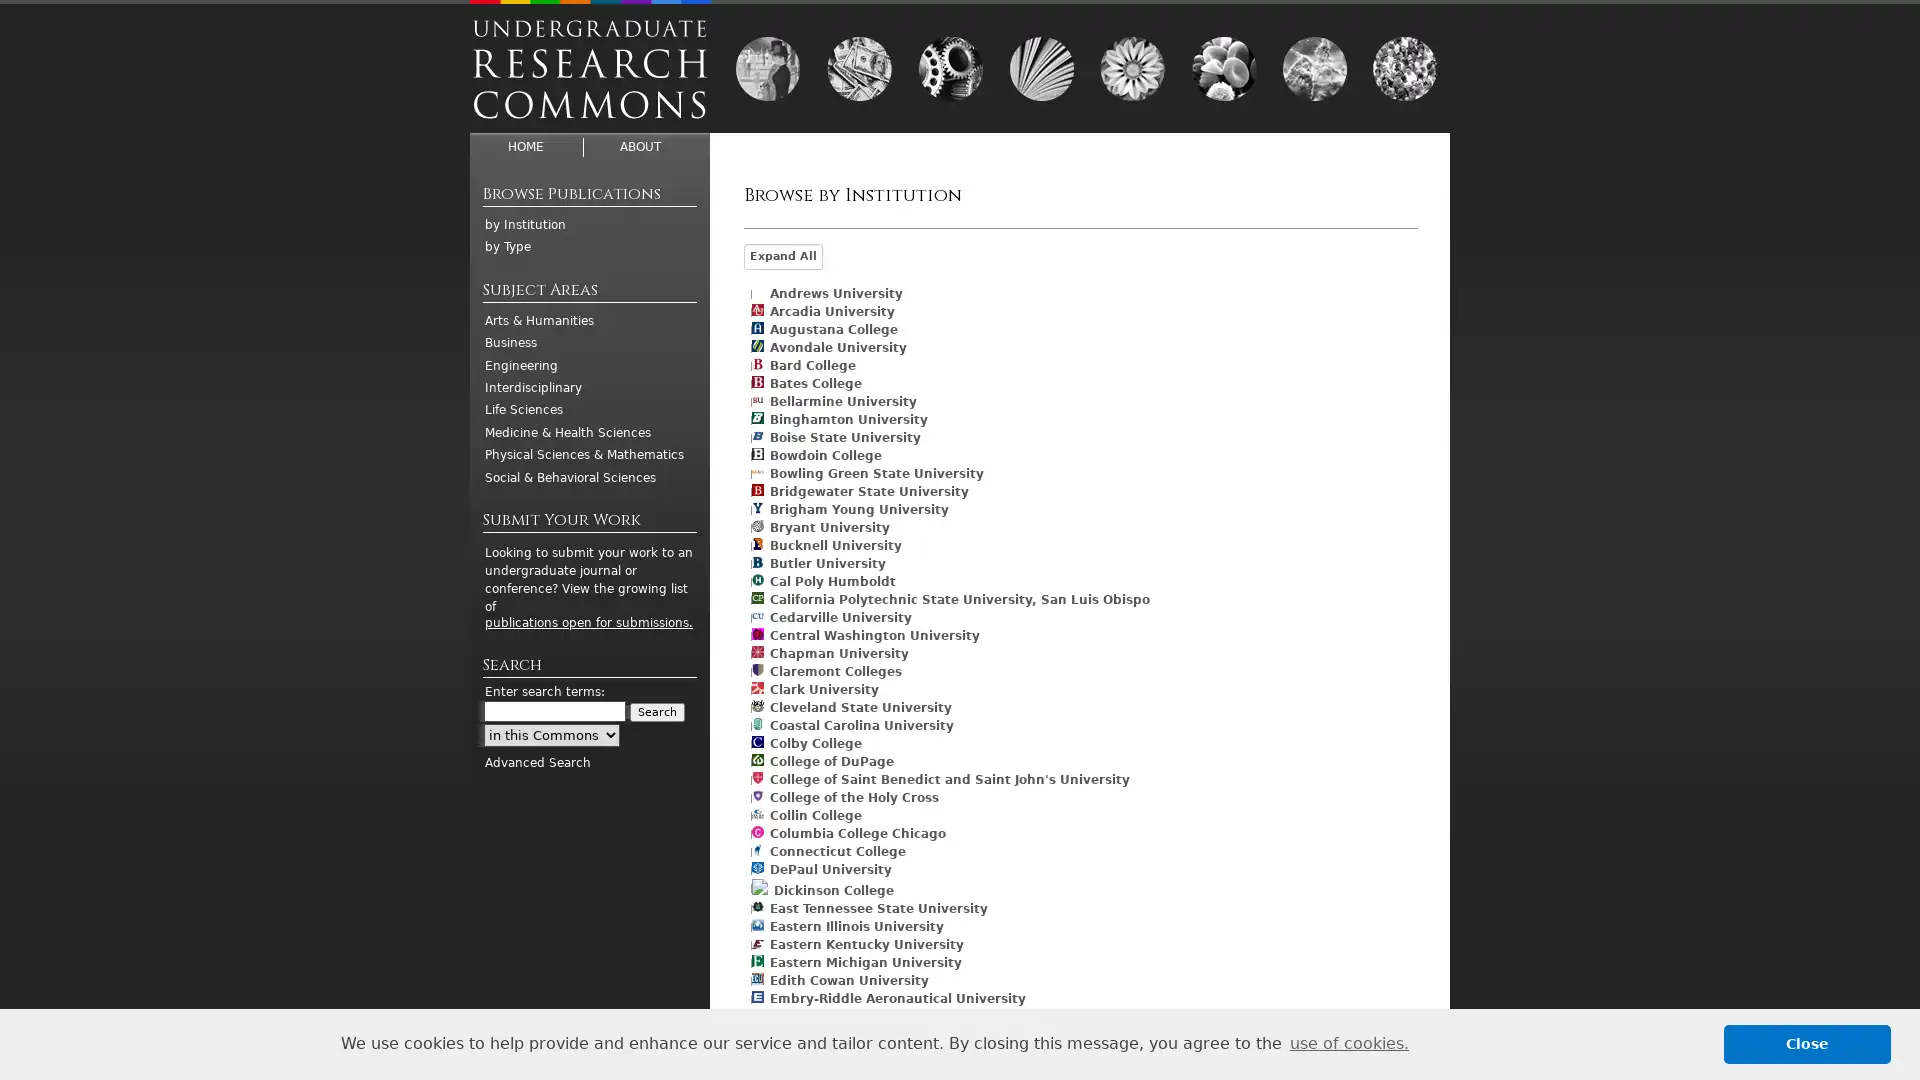 This screenshot has width=1920, height=1080. What do you see at coordinates (657, 711) in the screenshot?
I see `Search` at bounding box center [657, 711].